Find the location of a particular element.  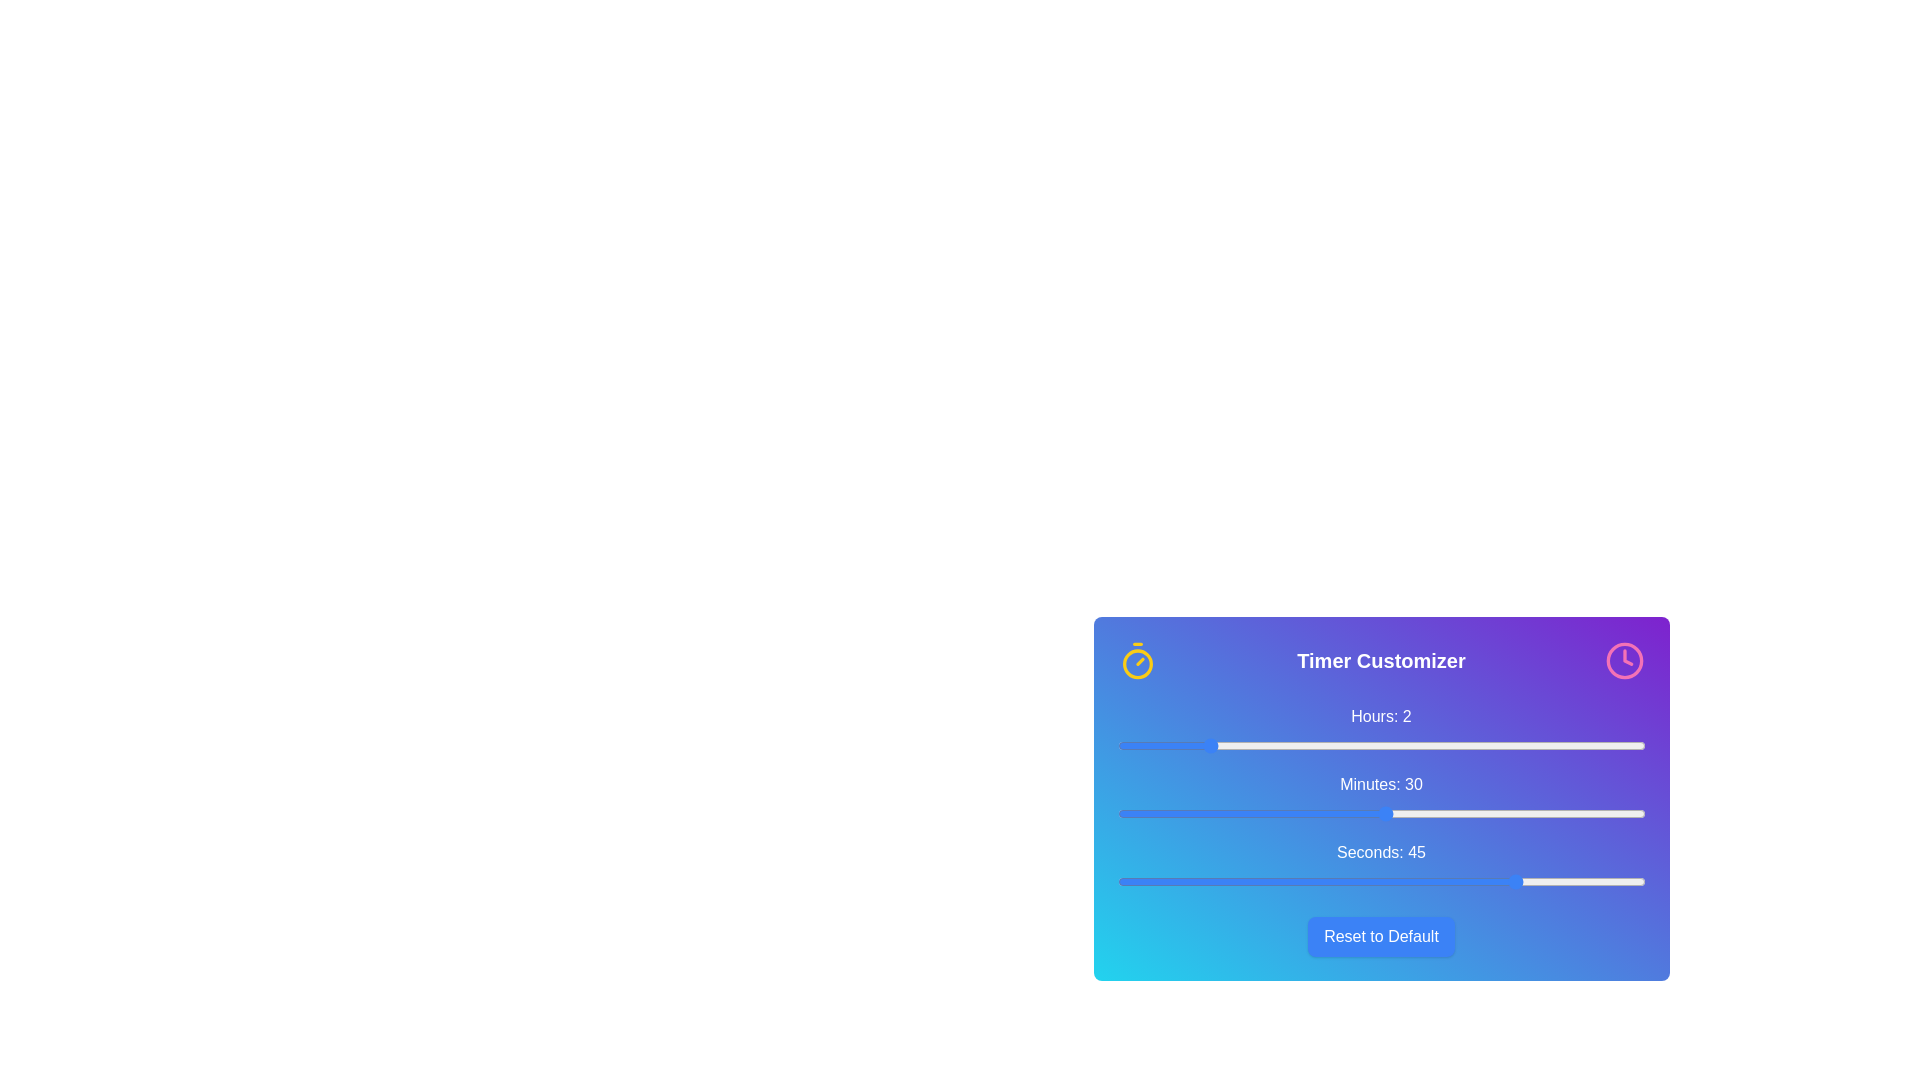

clock icon at the top-right of the Timer Customizer component is located at coordinates (1625, 660).